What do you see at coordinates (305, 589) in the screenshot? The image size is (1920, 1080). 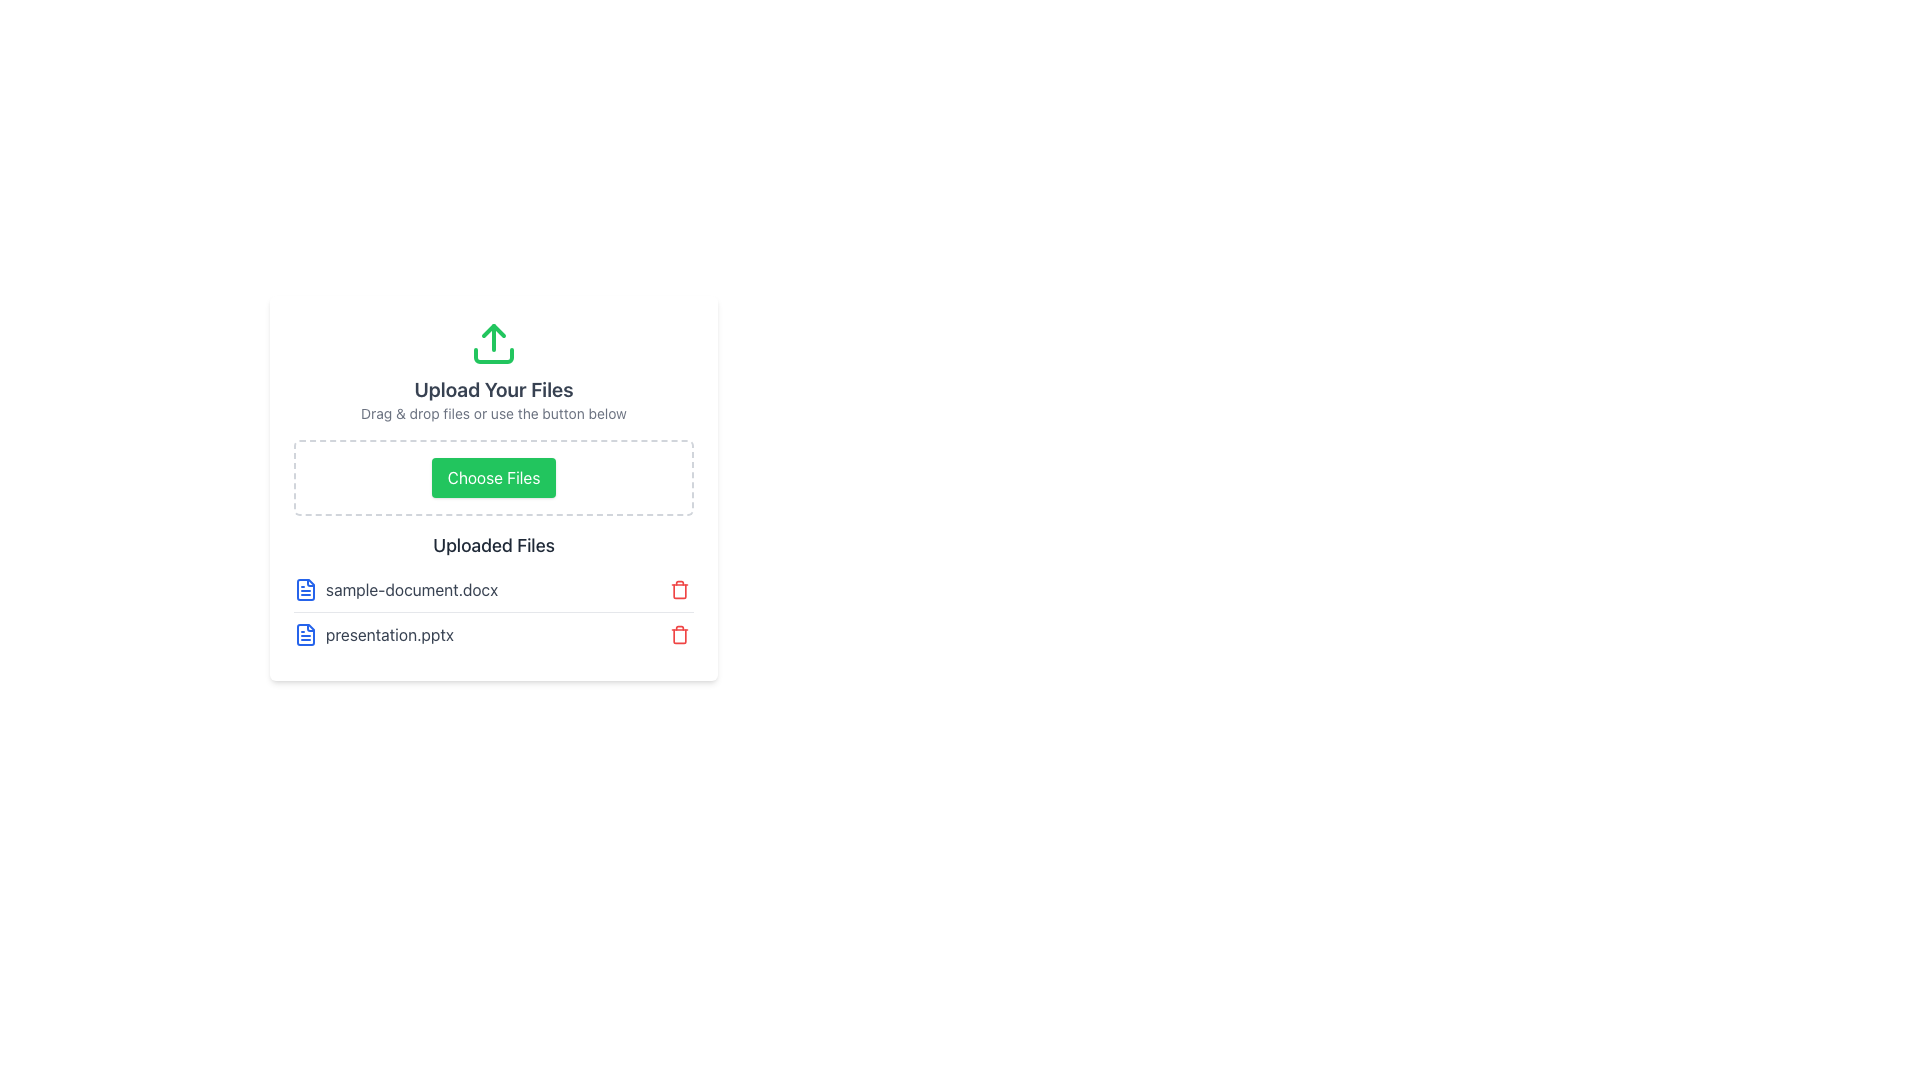 I see `the blue document icon located to the left of 'sample-document.docx' in the 'Uploaded Files' section` at bounding box center [305, 589].